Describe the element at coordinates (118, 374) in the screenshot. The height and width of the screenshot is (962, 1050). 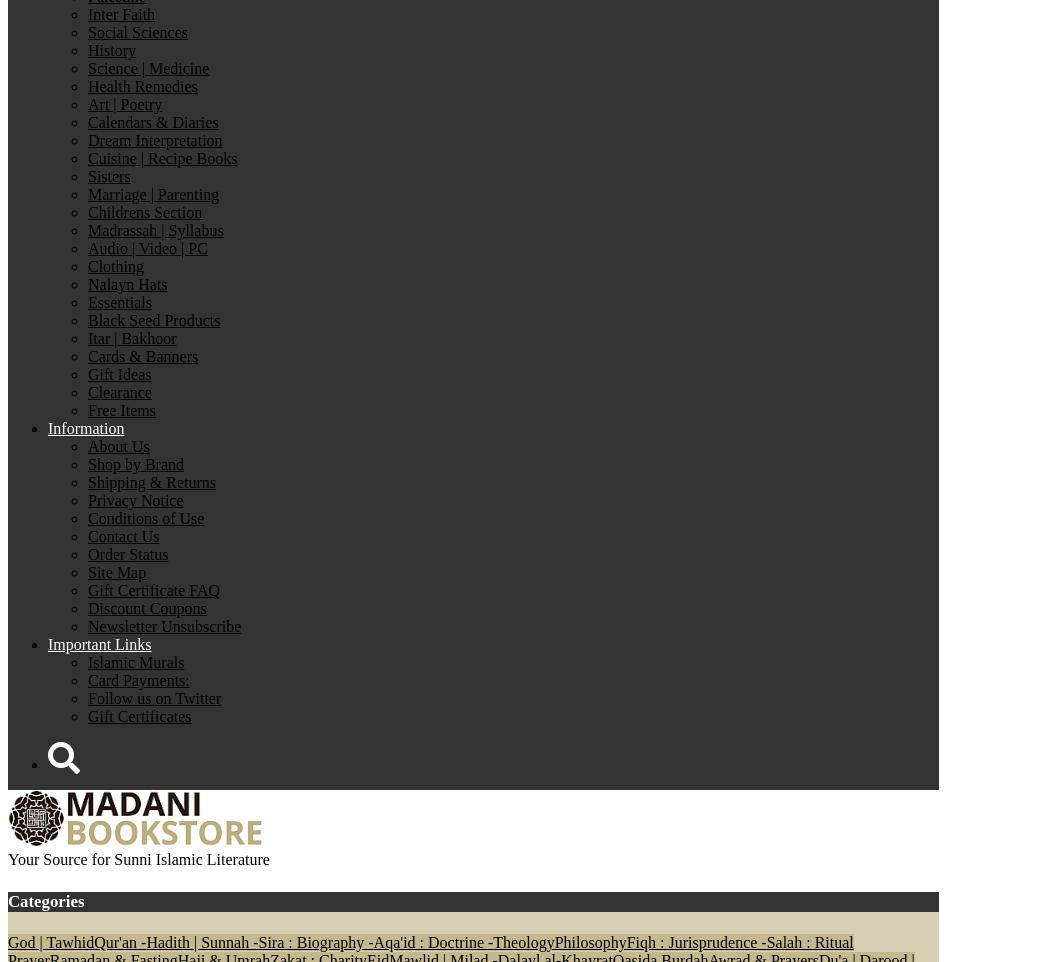
I see `'Gift Ideas'` at that location.